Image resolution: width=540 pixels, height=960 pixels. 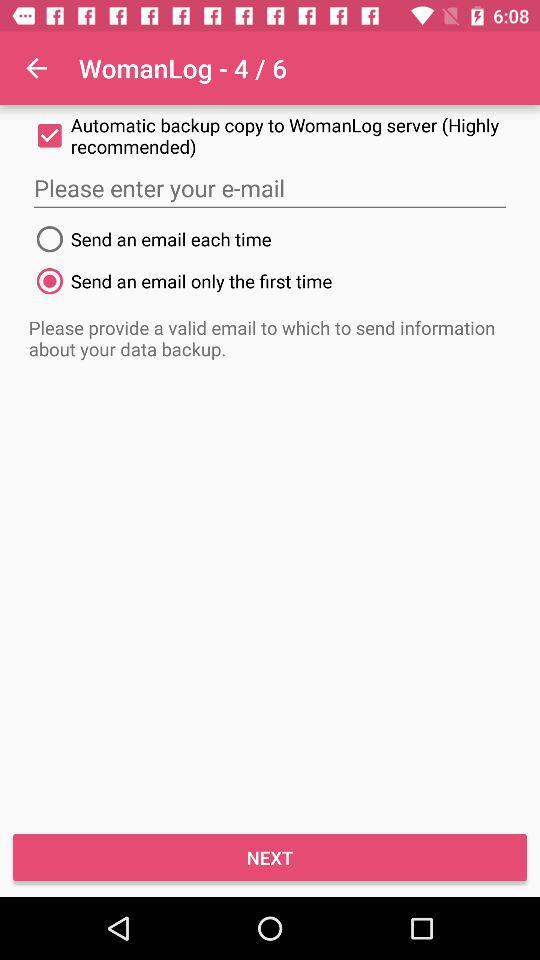 What do you see at coordinates (270, 188) in the screenshot?
I see `email field` at bounding box center [270, 188].